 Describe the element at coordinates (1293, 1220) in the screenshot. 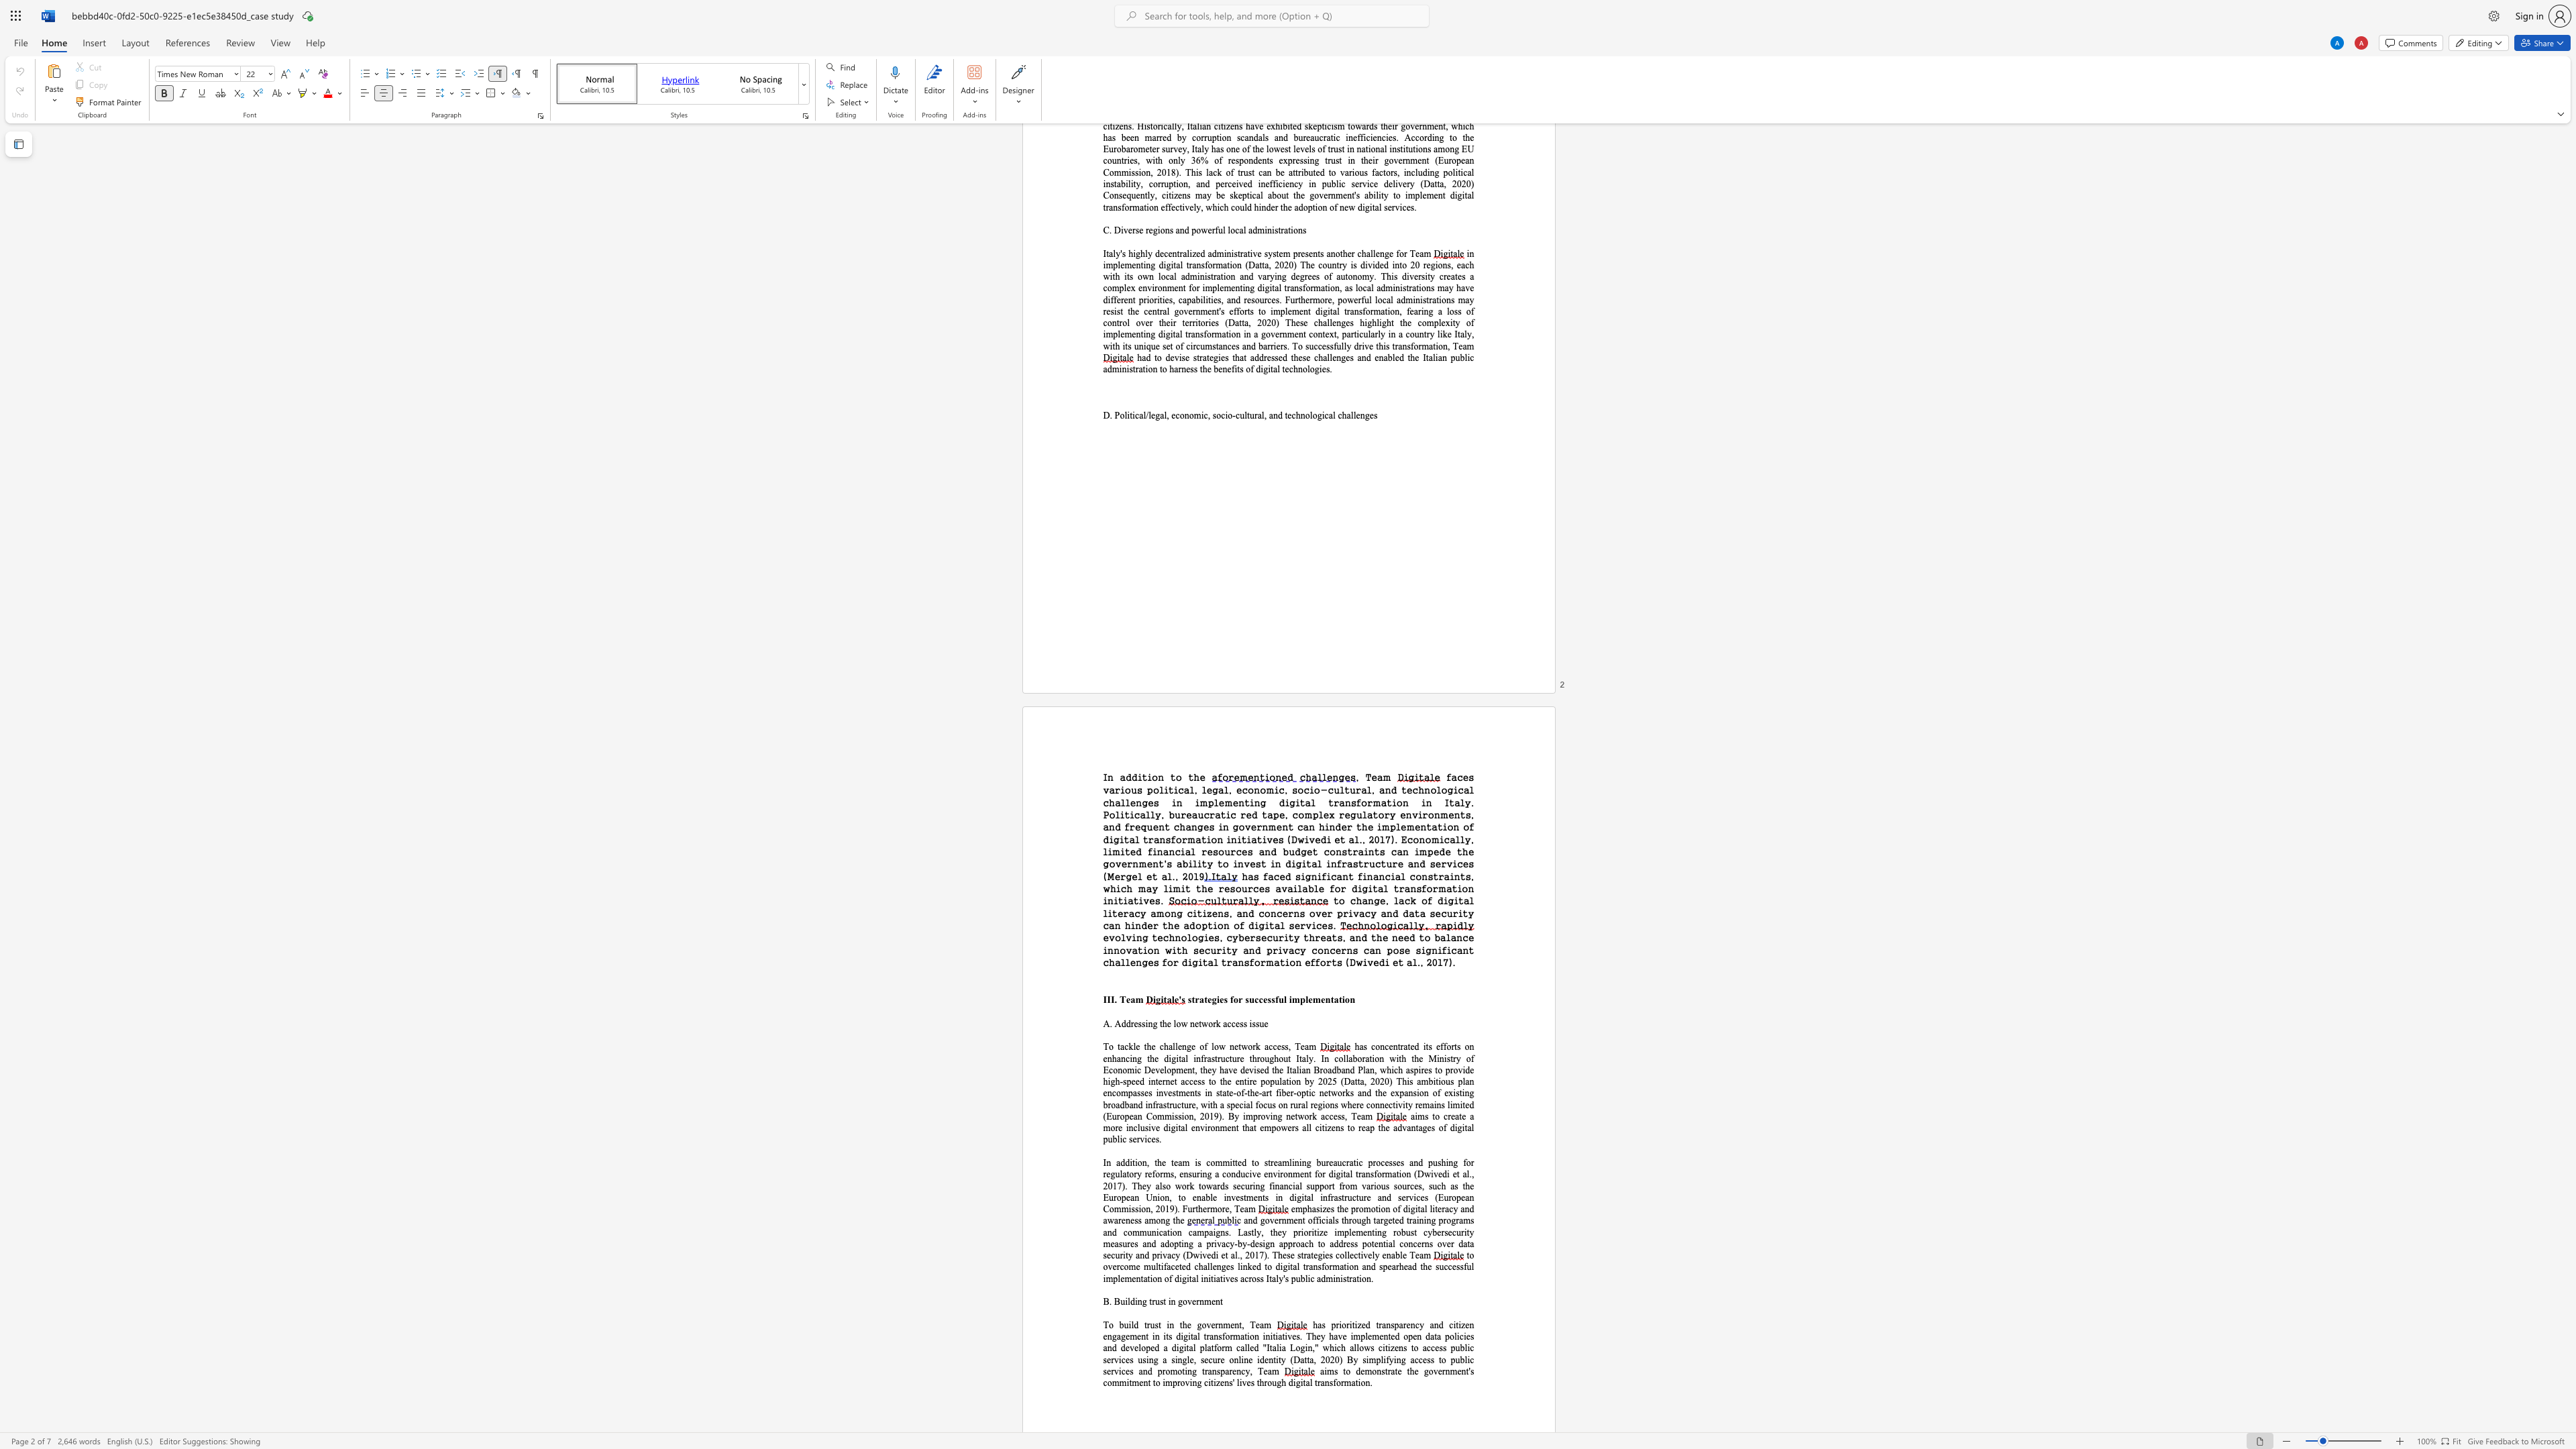

I see `the subset text "ent of" within the text "and government of"` at that location.